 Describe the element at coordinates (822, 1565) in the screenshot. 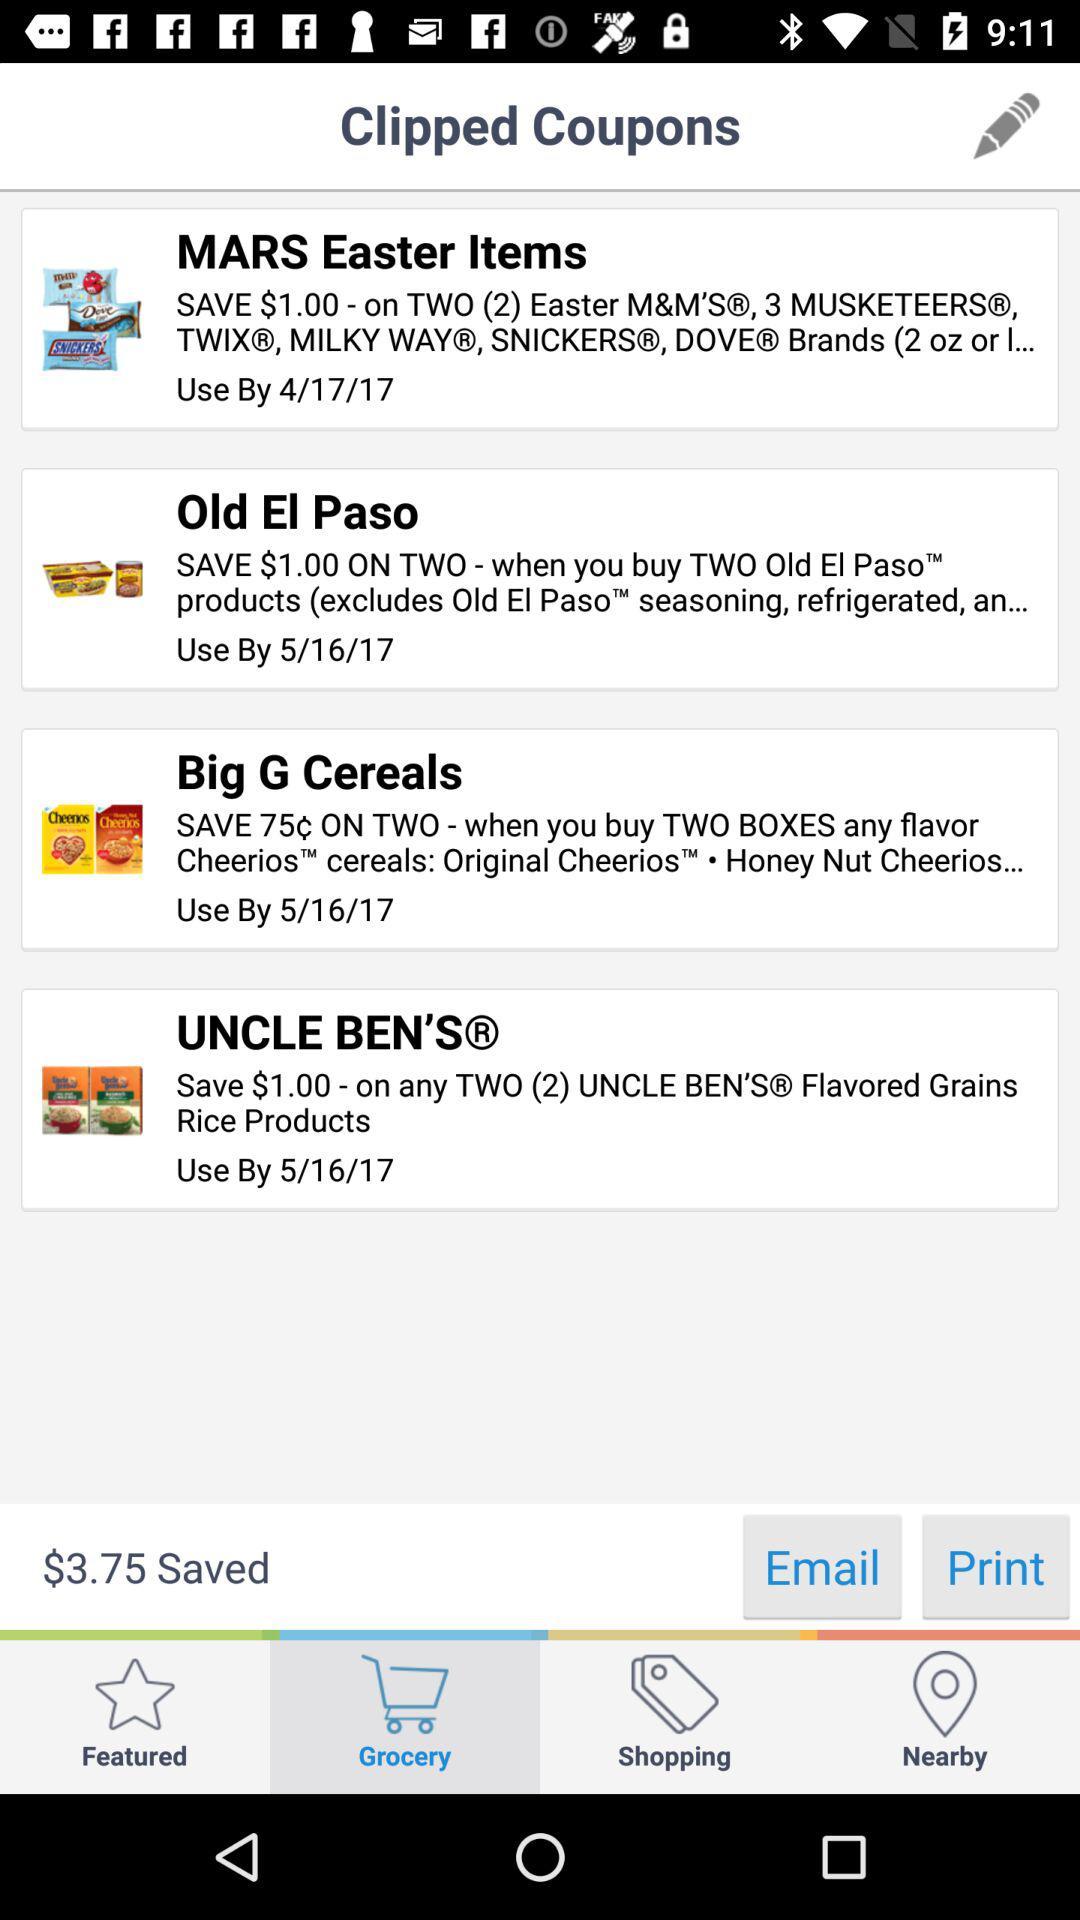

I see `item next to the print` at that location.